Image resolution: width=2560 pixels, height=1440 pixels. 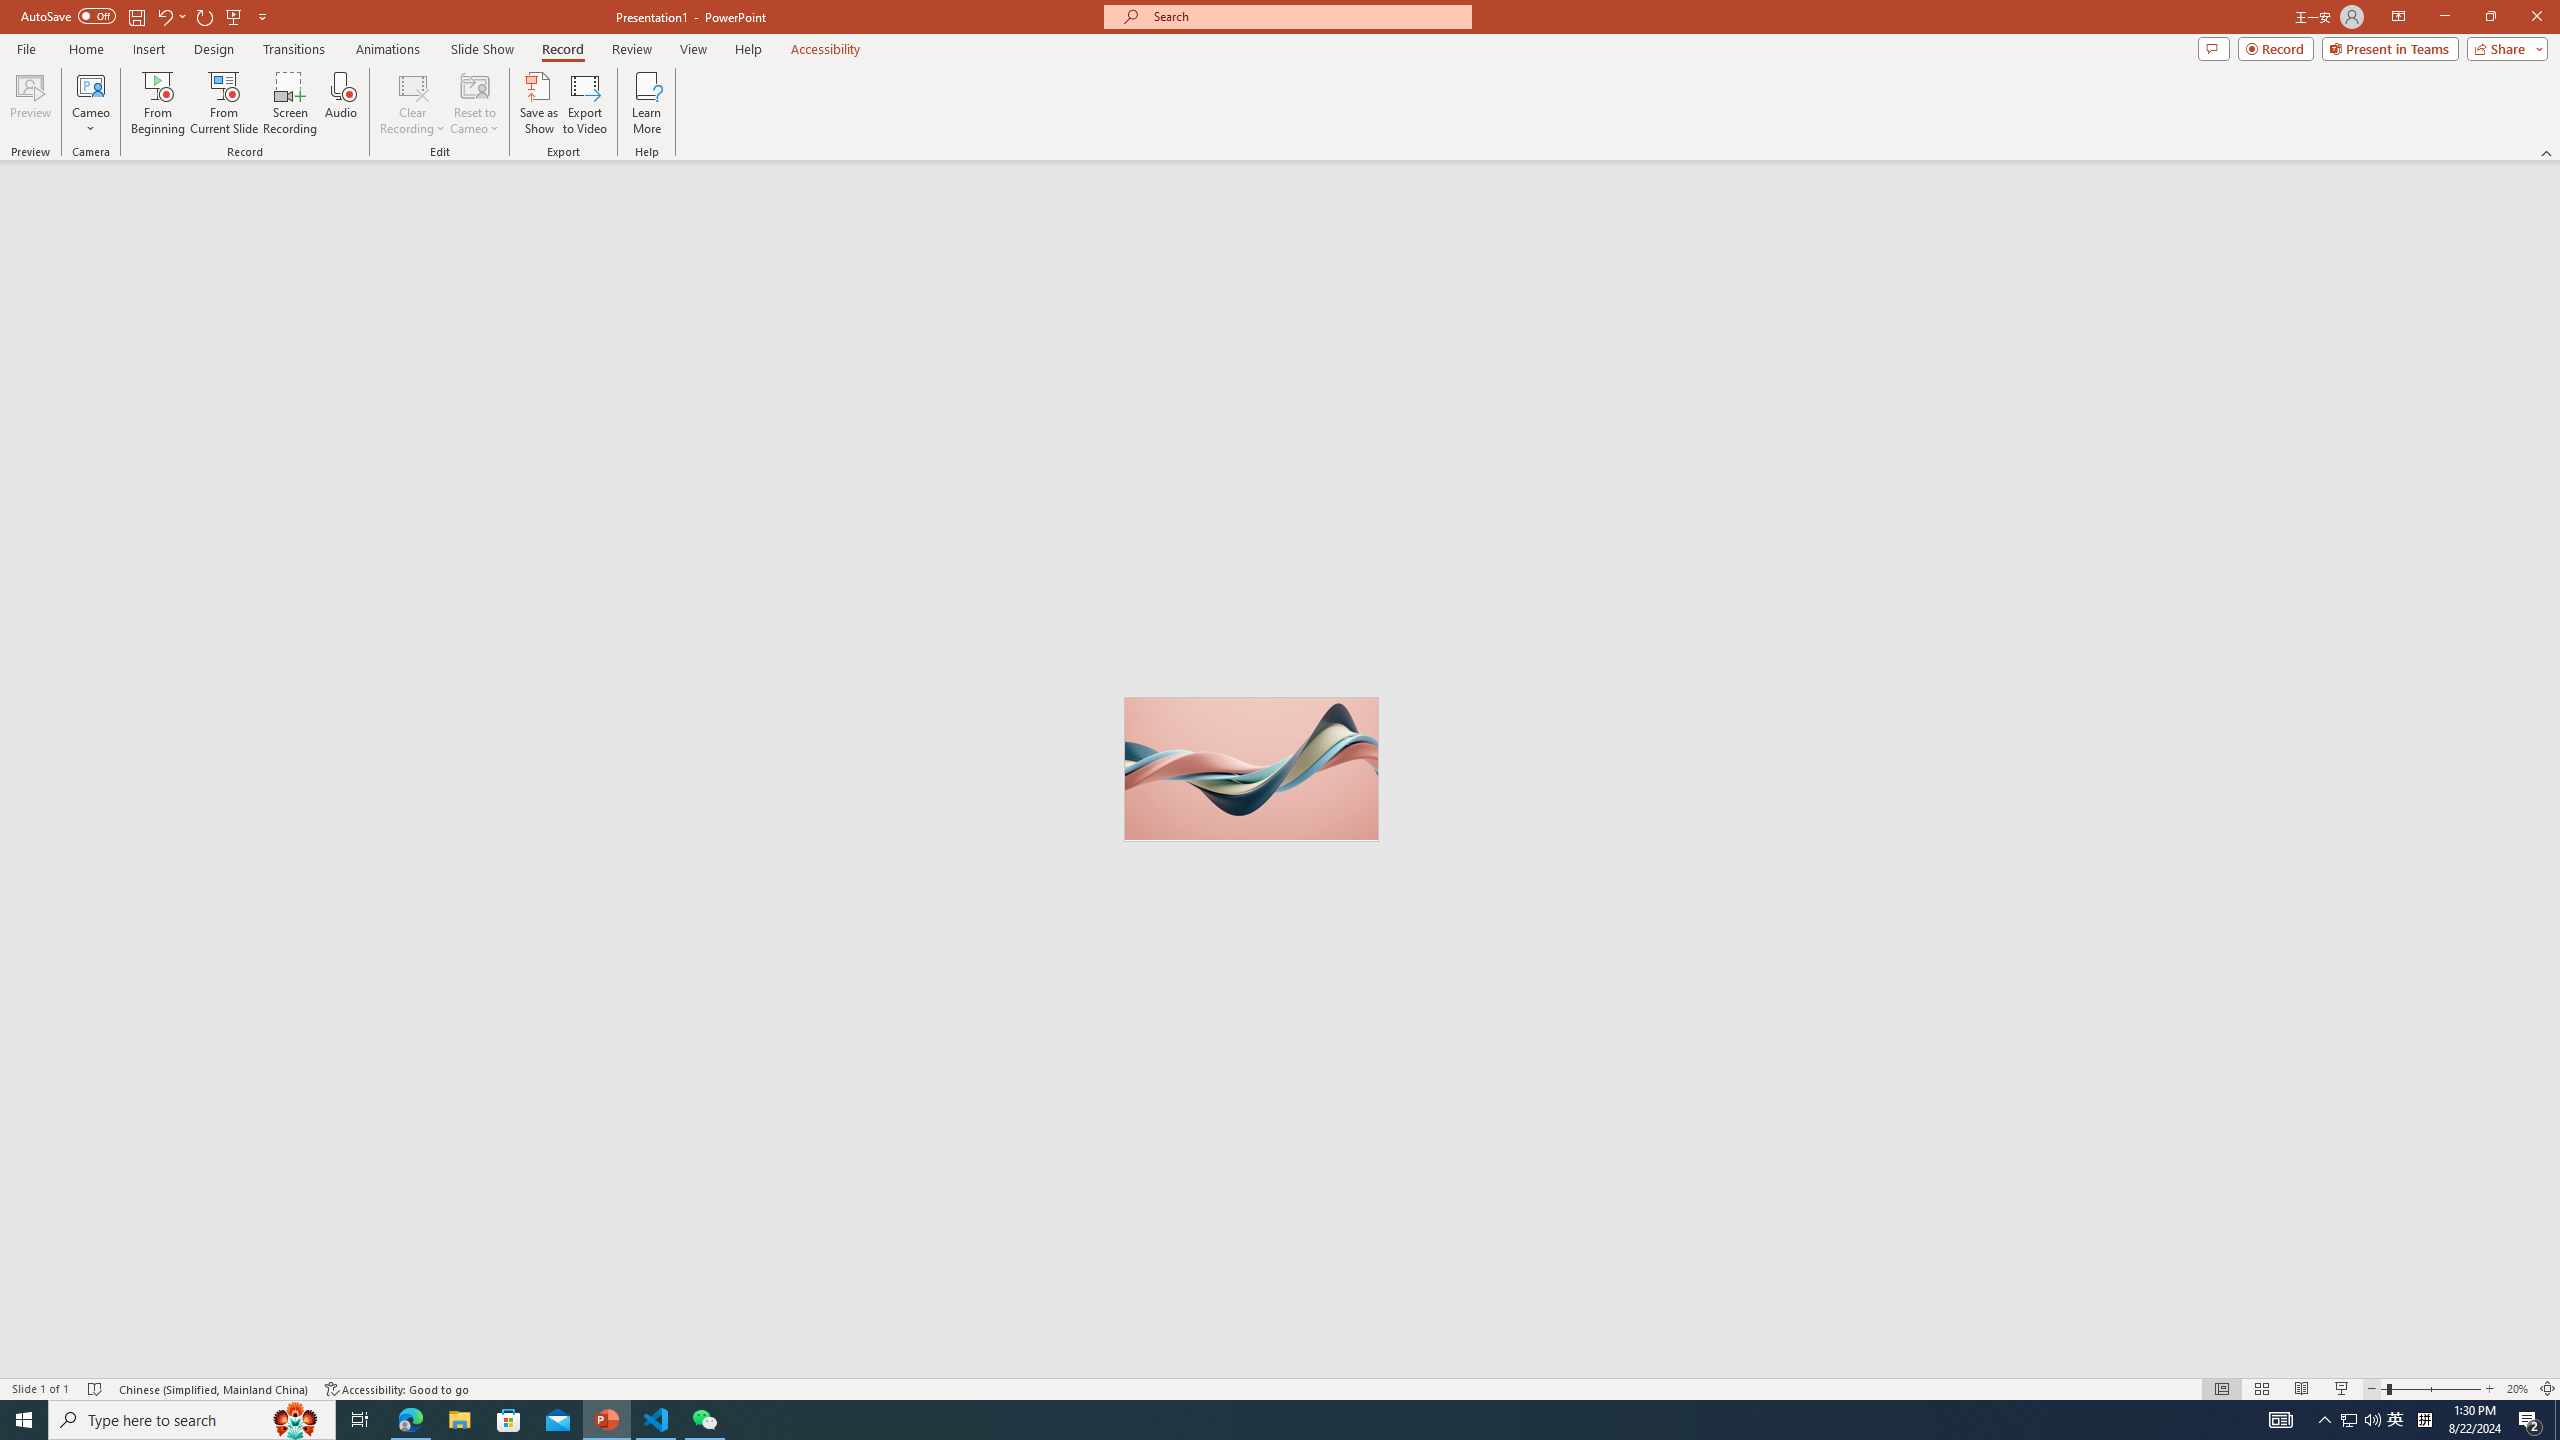 I want to click on 'Export to Video', so click(x=583, y=103).